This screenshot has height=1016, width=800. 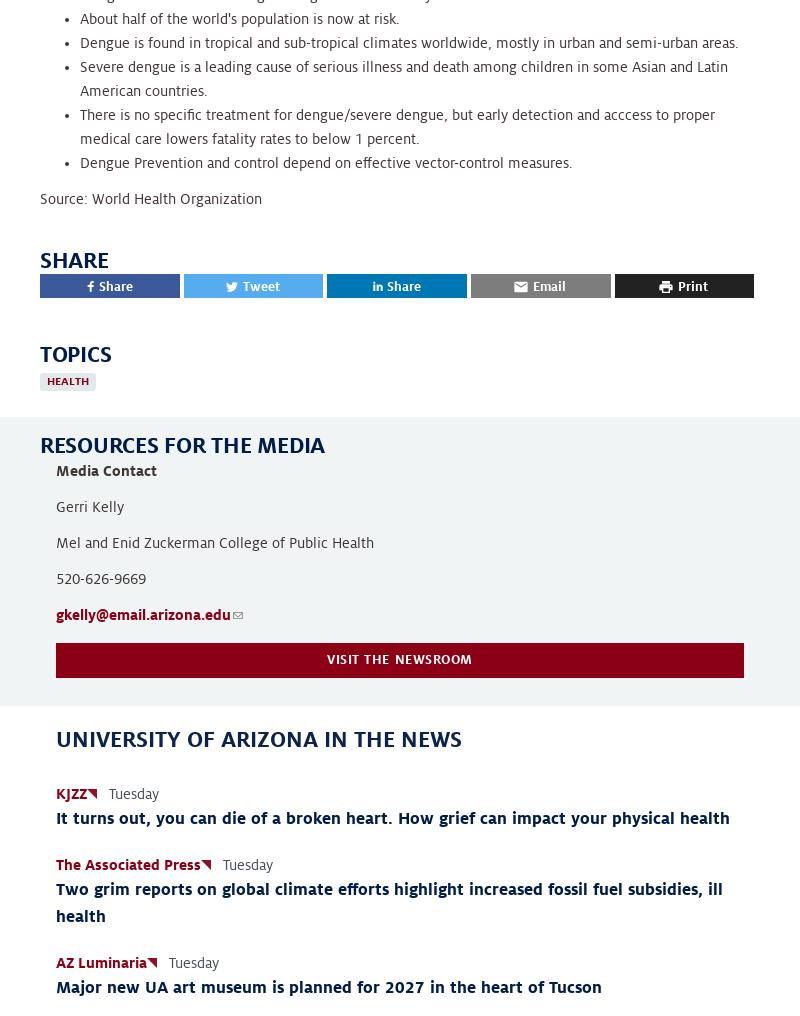 I want to click on 'Two grim reports on global climate efforts highlight increased fossil fuel subsidies, ill health', so click(x=388, y=902).